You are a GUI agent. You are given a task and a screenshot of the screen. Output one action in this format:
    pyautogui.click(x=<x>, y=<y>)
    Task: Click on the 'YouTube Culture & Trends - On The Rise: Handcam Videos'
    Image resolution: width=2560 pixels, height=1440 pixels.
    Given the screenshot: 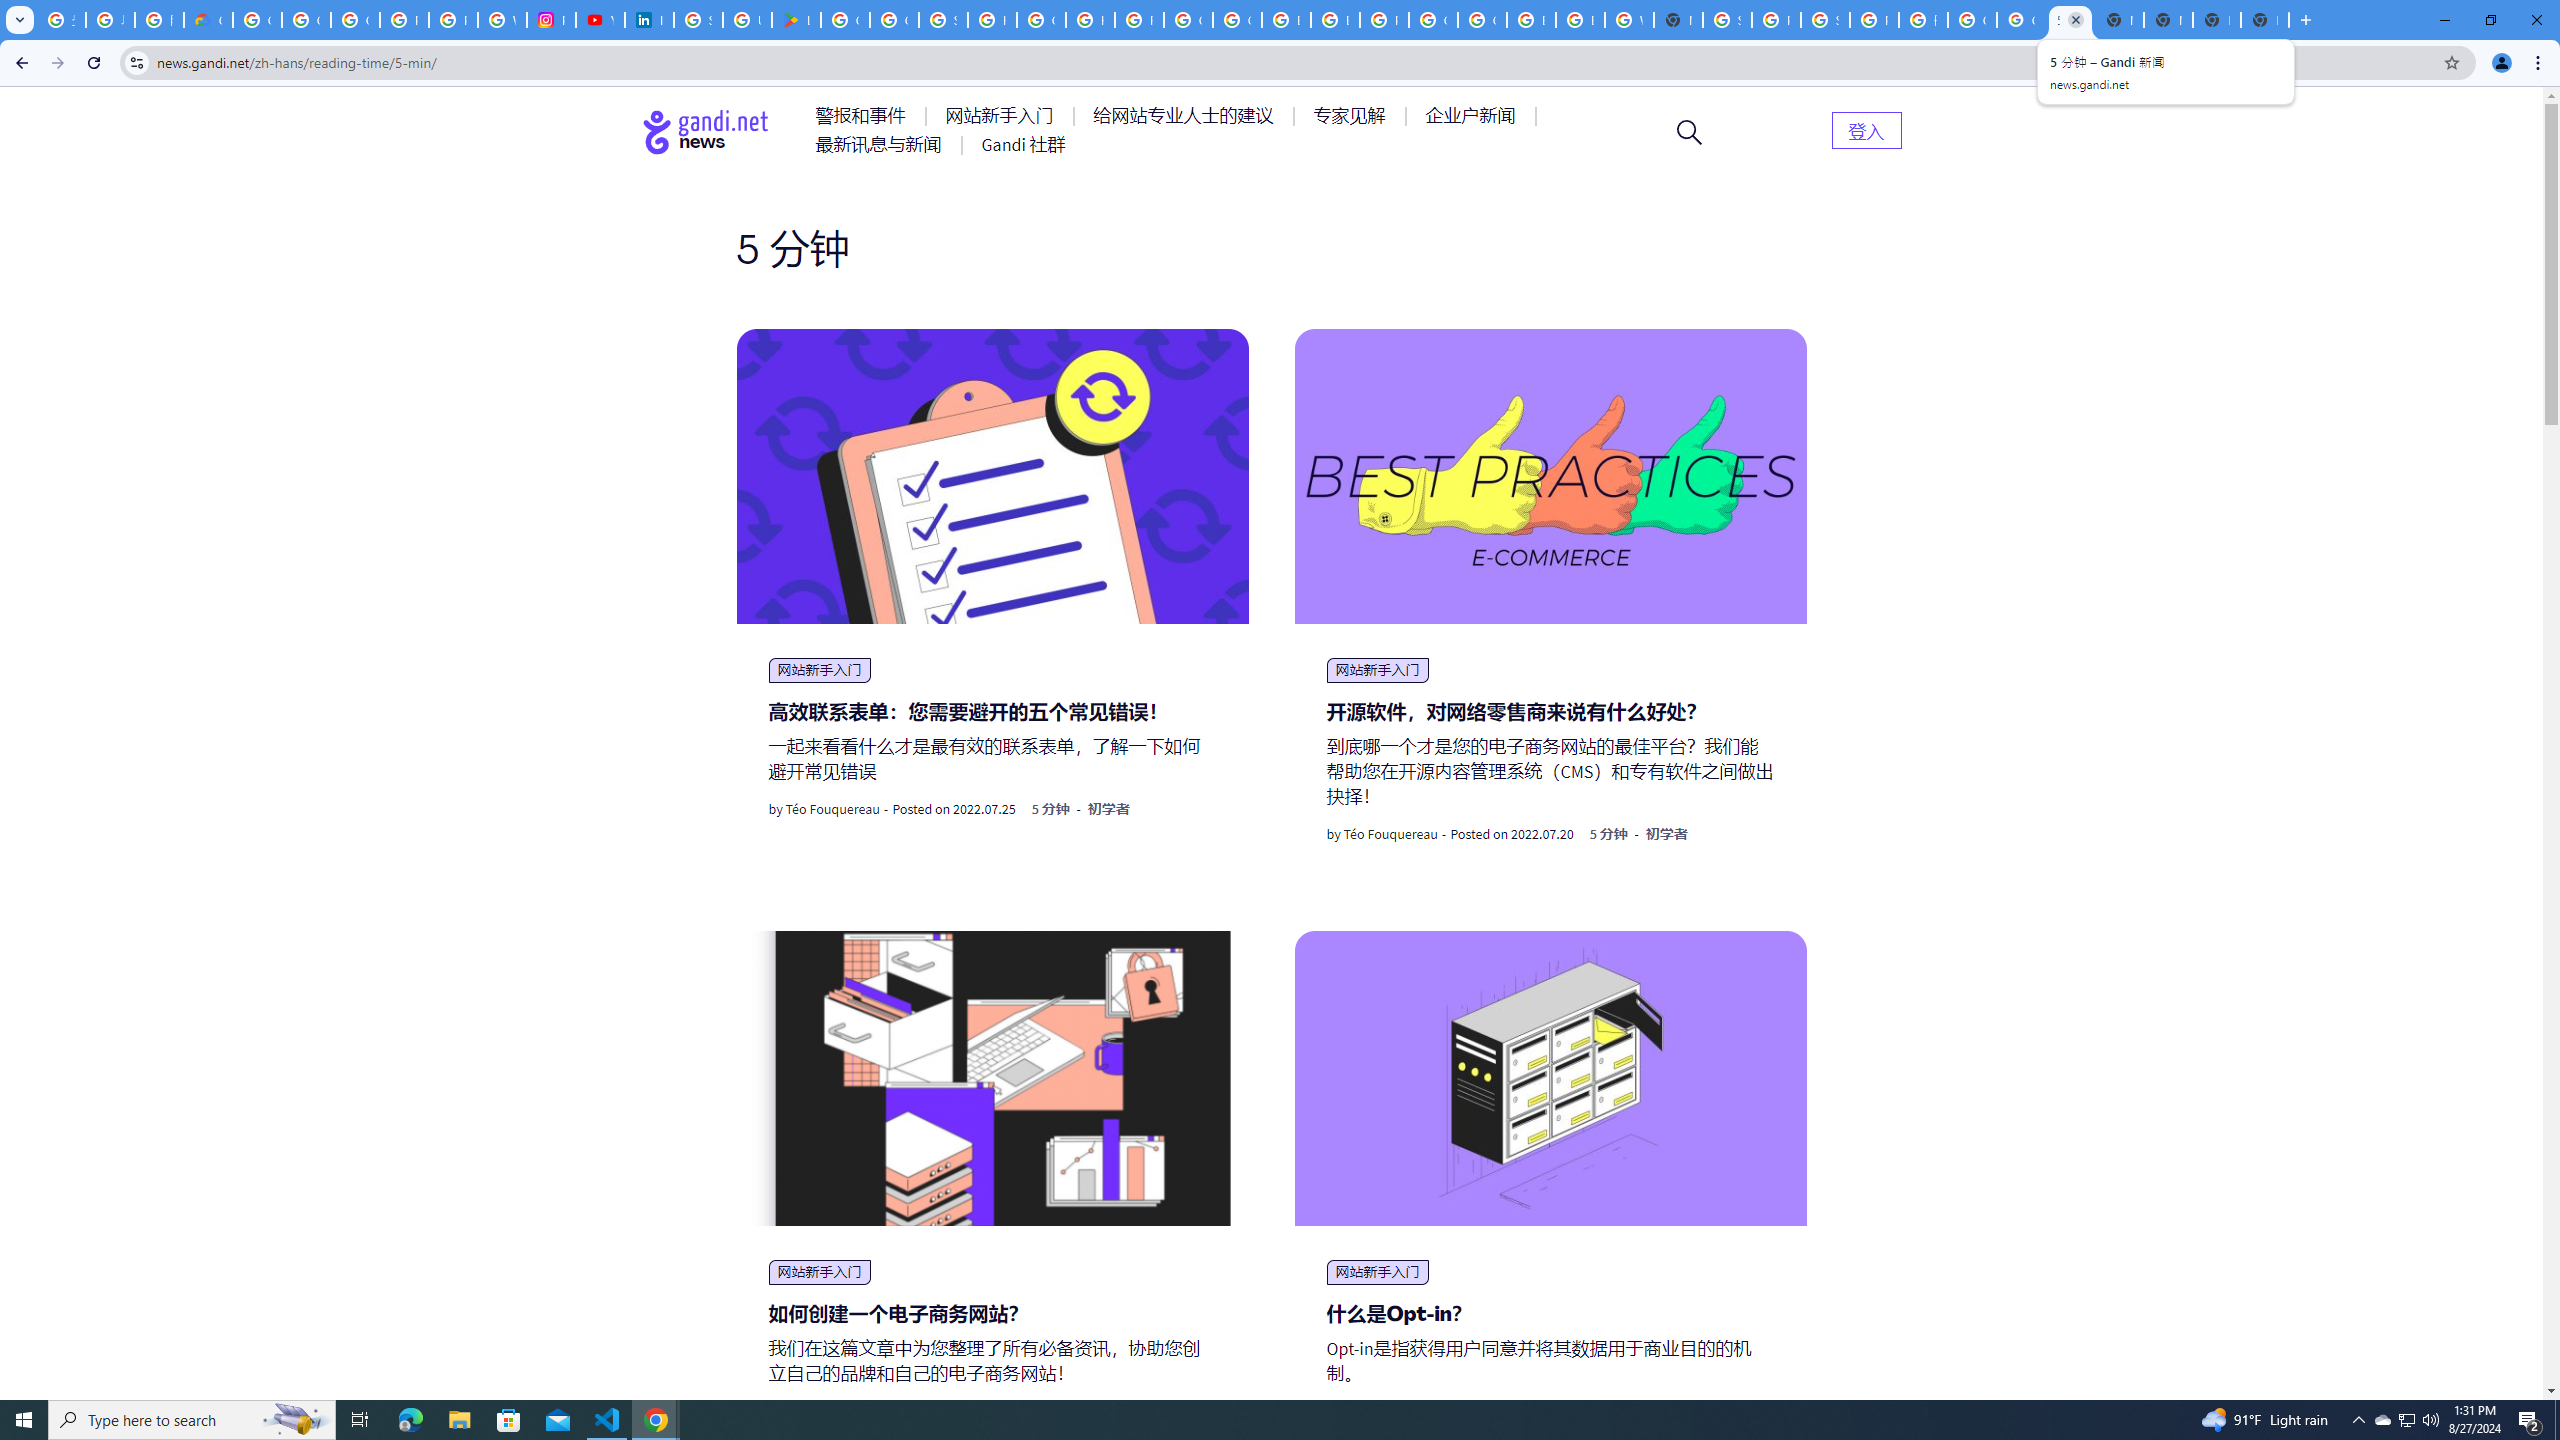 What is the action you would take?
    pyautogui.click(x=599, y=19)
    